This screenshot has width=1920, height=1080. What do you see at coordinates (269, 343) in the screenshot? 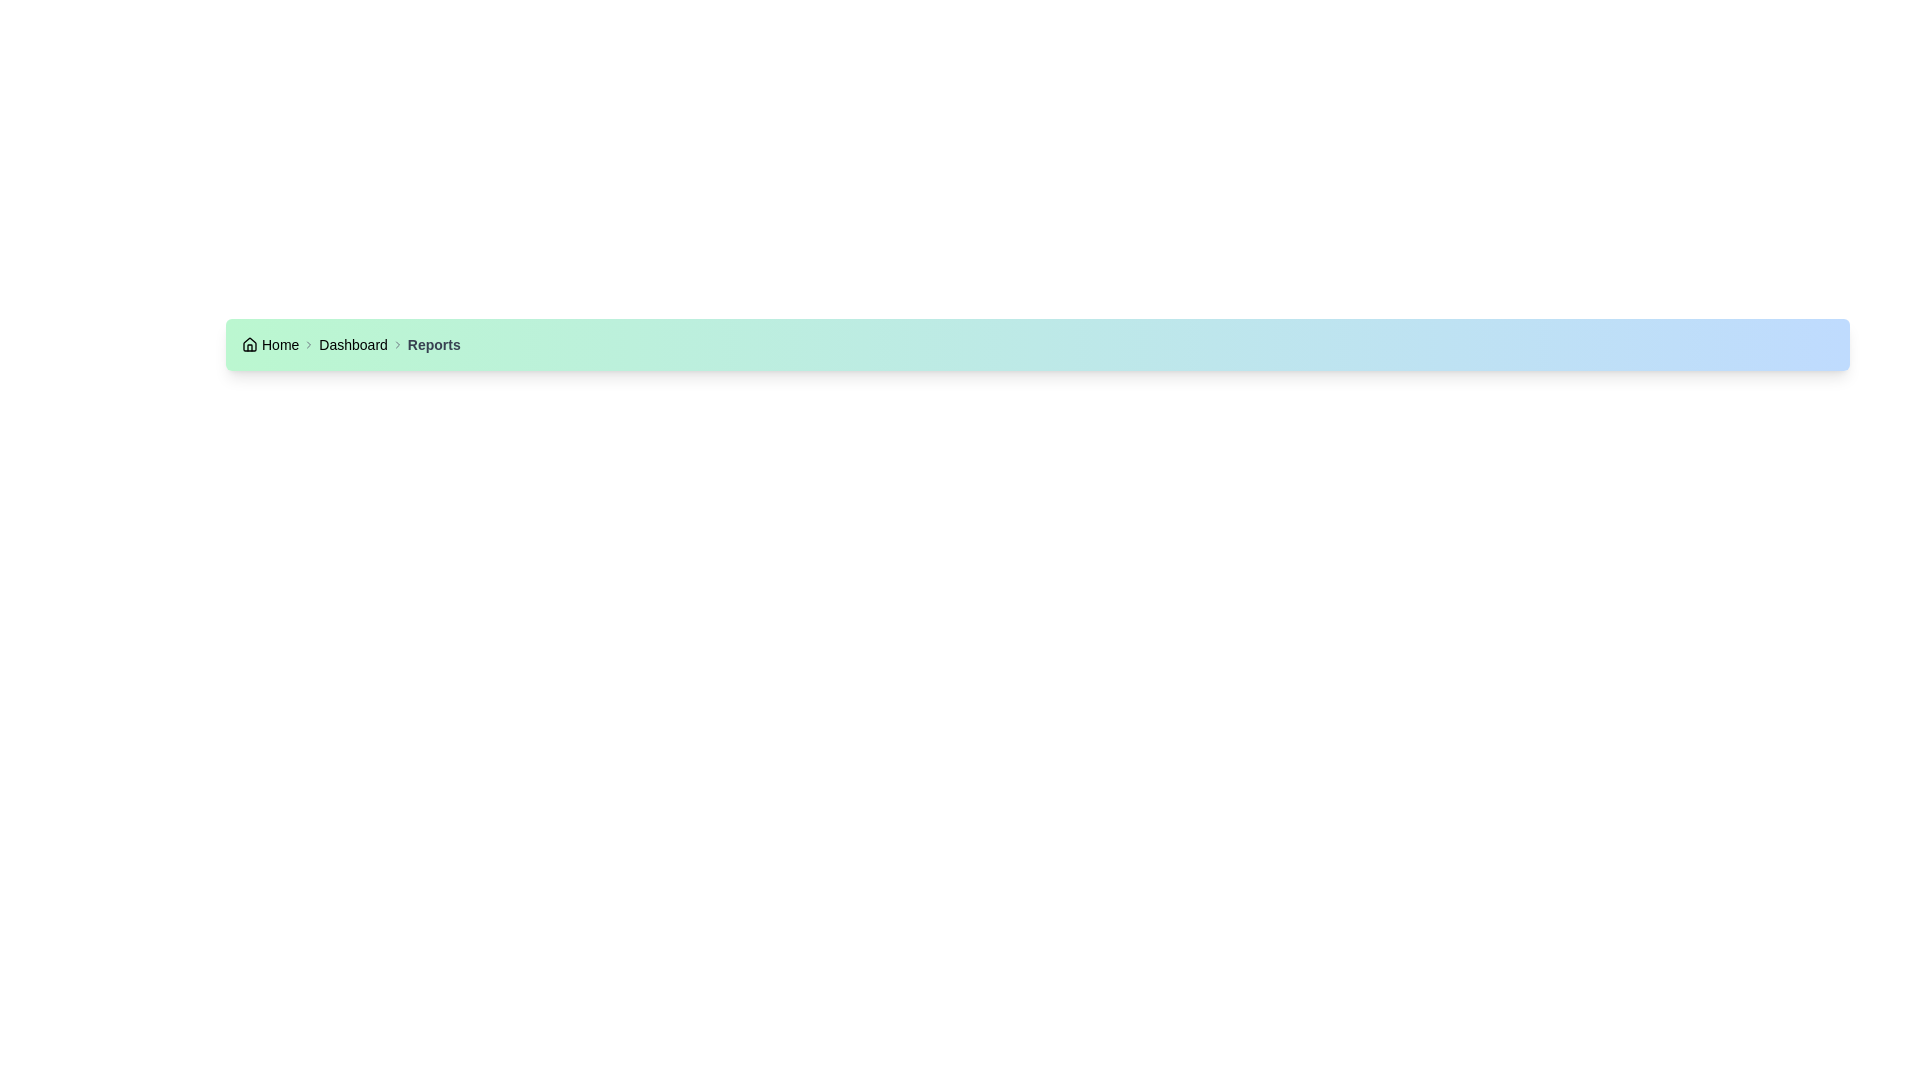
I see `the Navigation link with an icon in the breadcrumb bar` at bounding box center [269, 343].